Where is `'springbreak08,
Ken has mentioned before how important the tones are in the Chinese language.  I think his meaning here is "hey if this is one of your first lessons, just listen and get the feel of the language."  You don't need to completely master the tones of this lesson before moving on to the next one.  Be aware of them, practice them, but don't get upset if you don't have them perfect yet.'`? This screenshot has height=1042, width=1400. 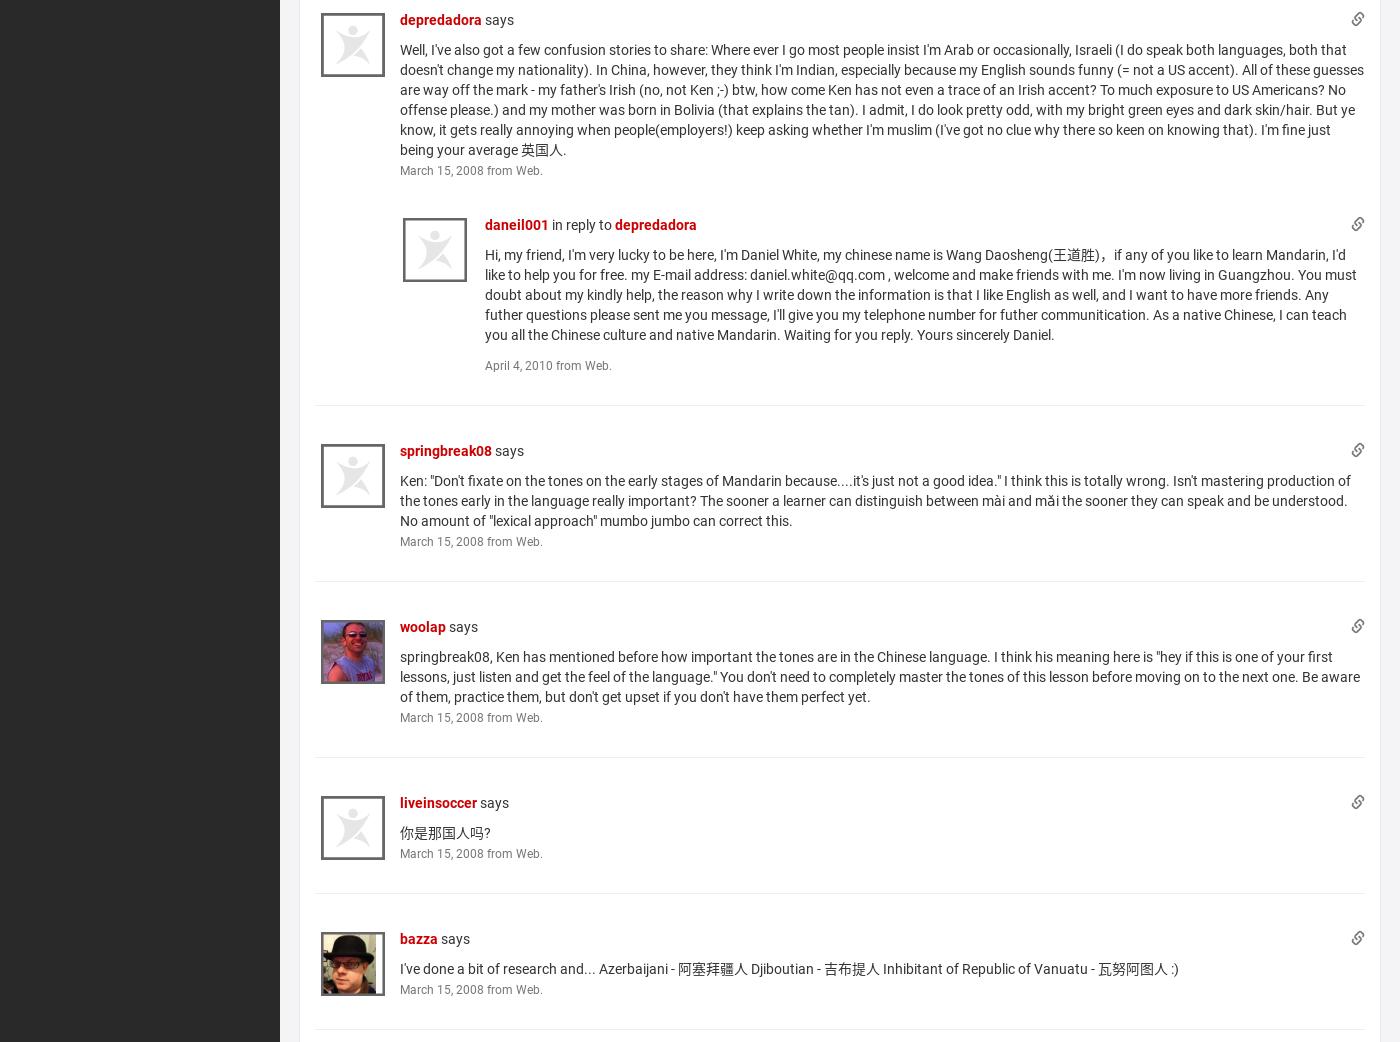 'springbreak08,
Ken has mentioned before how important the tones are in the Chinese language.  I think his meaning here is "hey if this is one of your first lessons, just listen and get the feel of the language."  You don't need to completely master the tones of this lesson before moving on to the next one.  Be aware of them, practice them, but don't get upset if you don't have them perfect yet.' is located at coordinates (398, 676).